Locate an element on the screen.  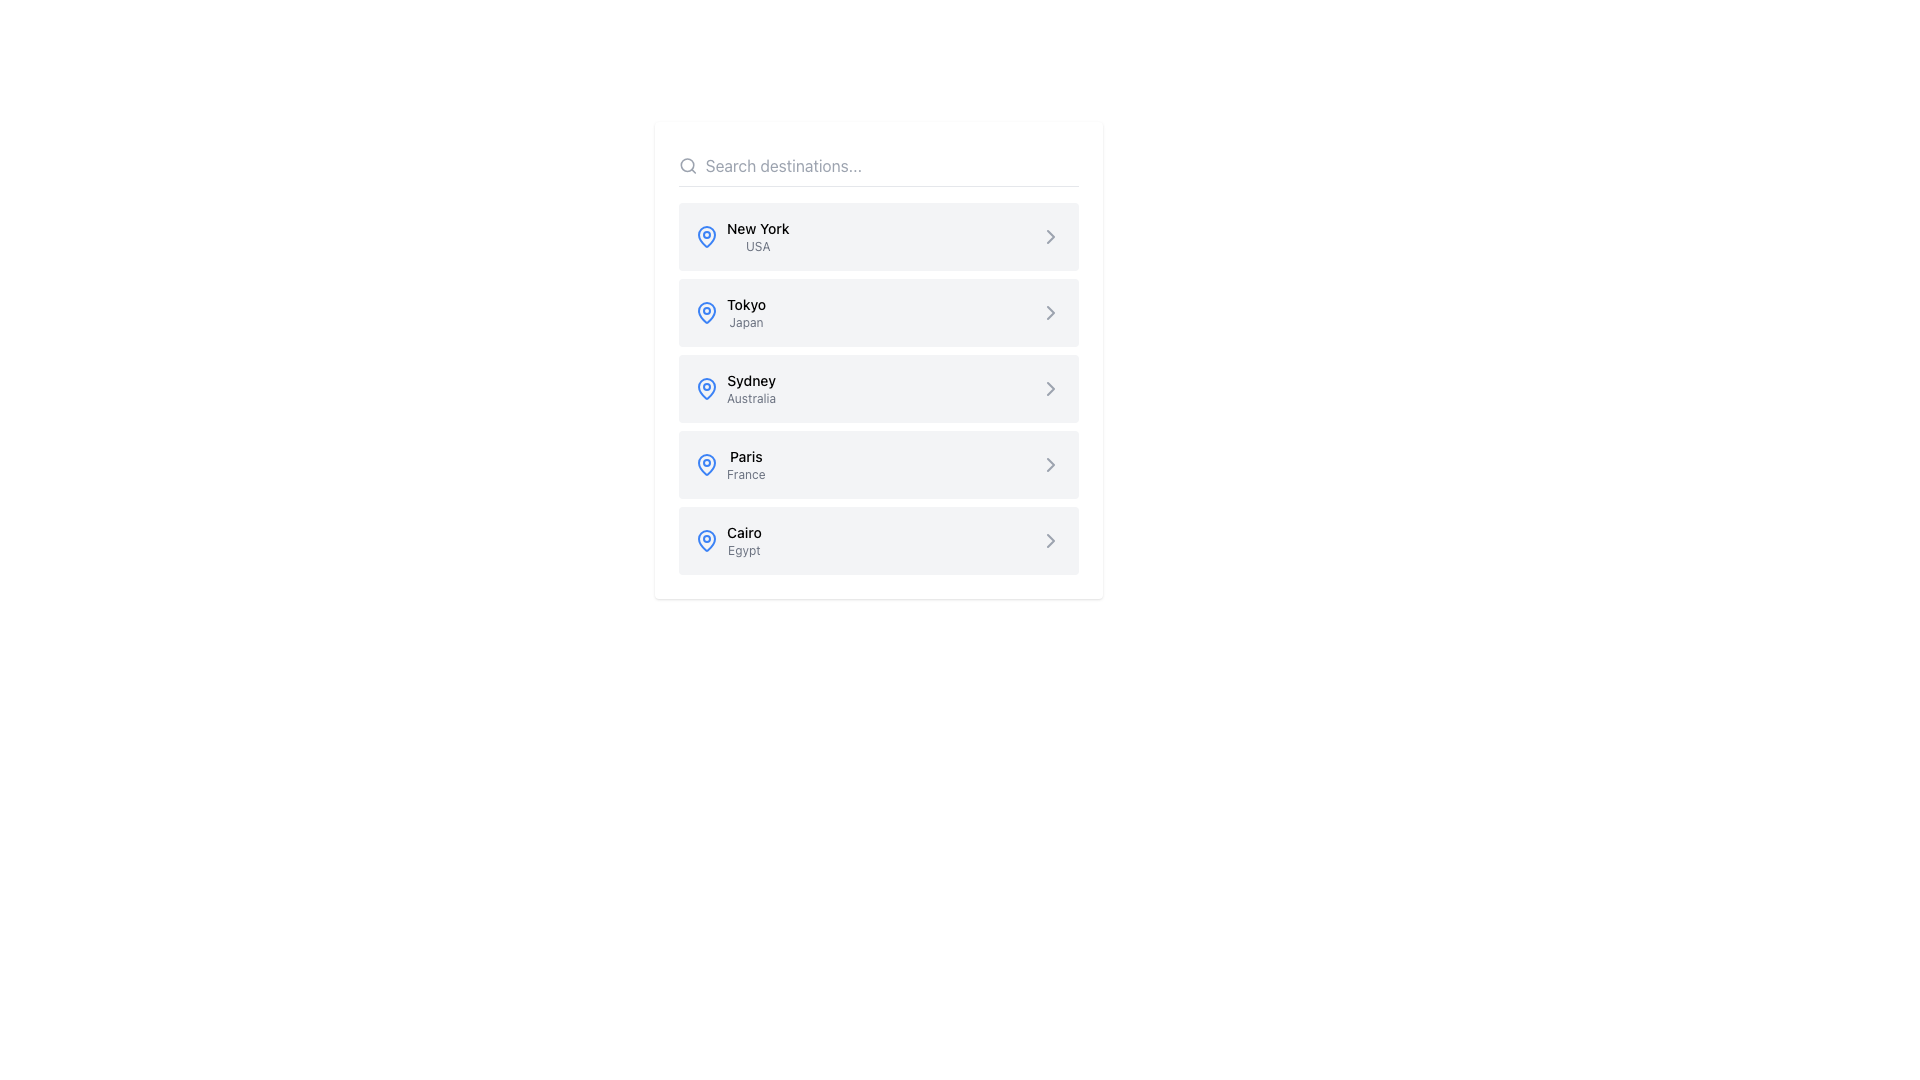
the location display item showing 'SydneyAustralia' with a blue location pin icon on the left is located at coordinates (734, 389).